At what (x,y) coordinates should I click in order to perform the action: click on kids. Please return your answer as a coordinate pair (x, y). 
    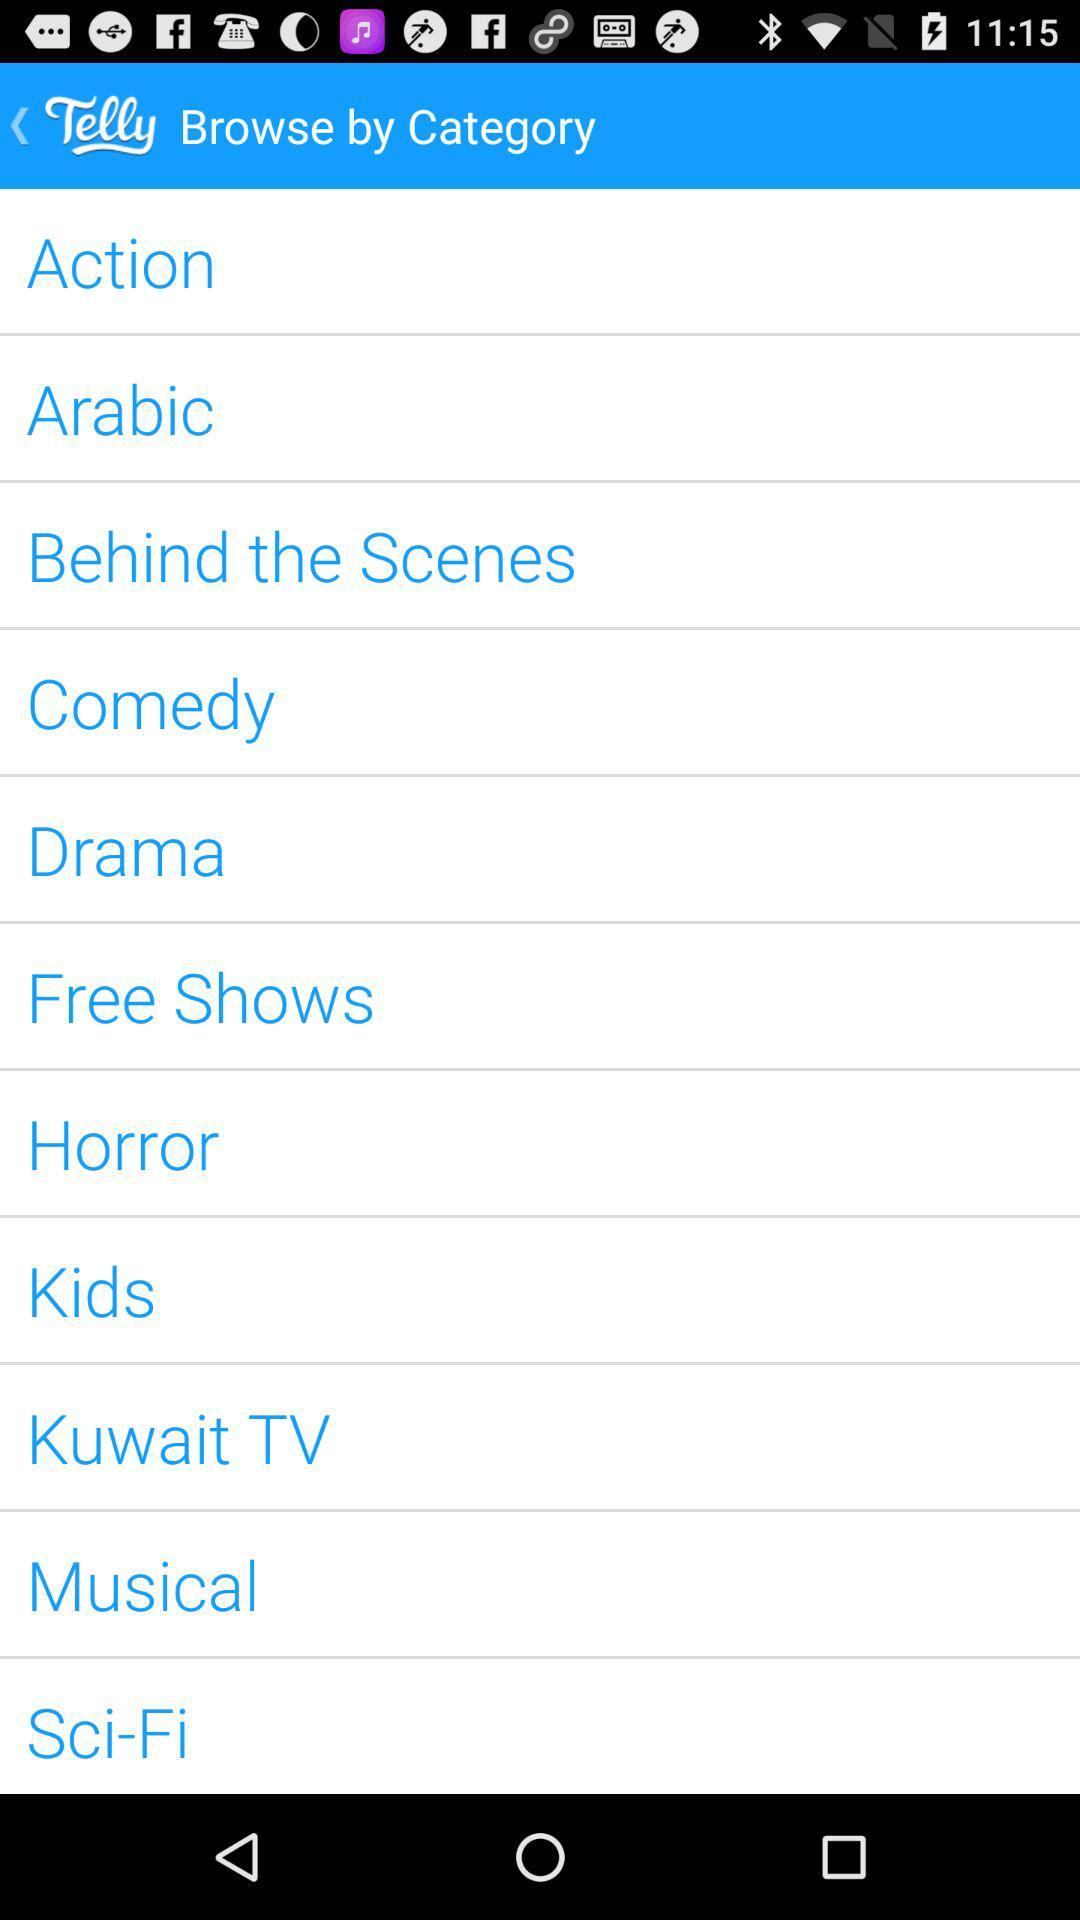
    Looking at the image, I should click on (540, 1290).